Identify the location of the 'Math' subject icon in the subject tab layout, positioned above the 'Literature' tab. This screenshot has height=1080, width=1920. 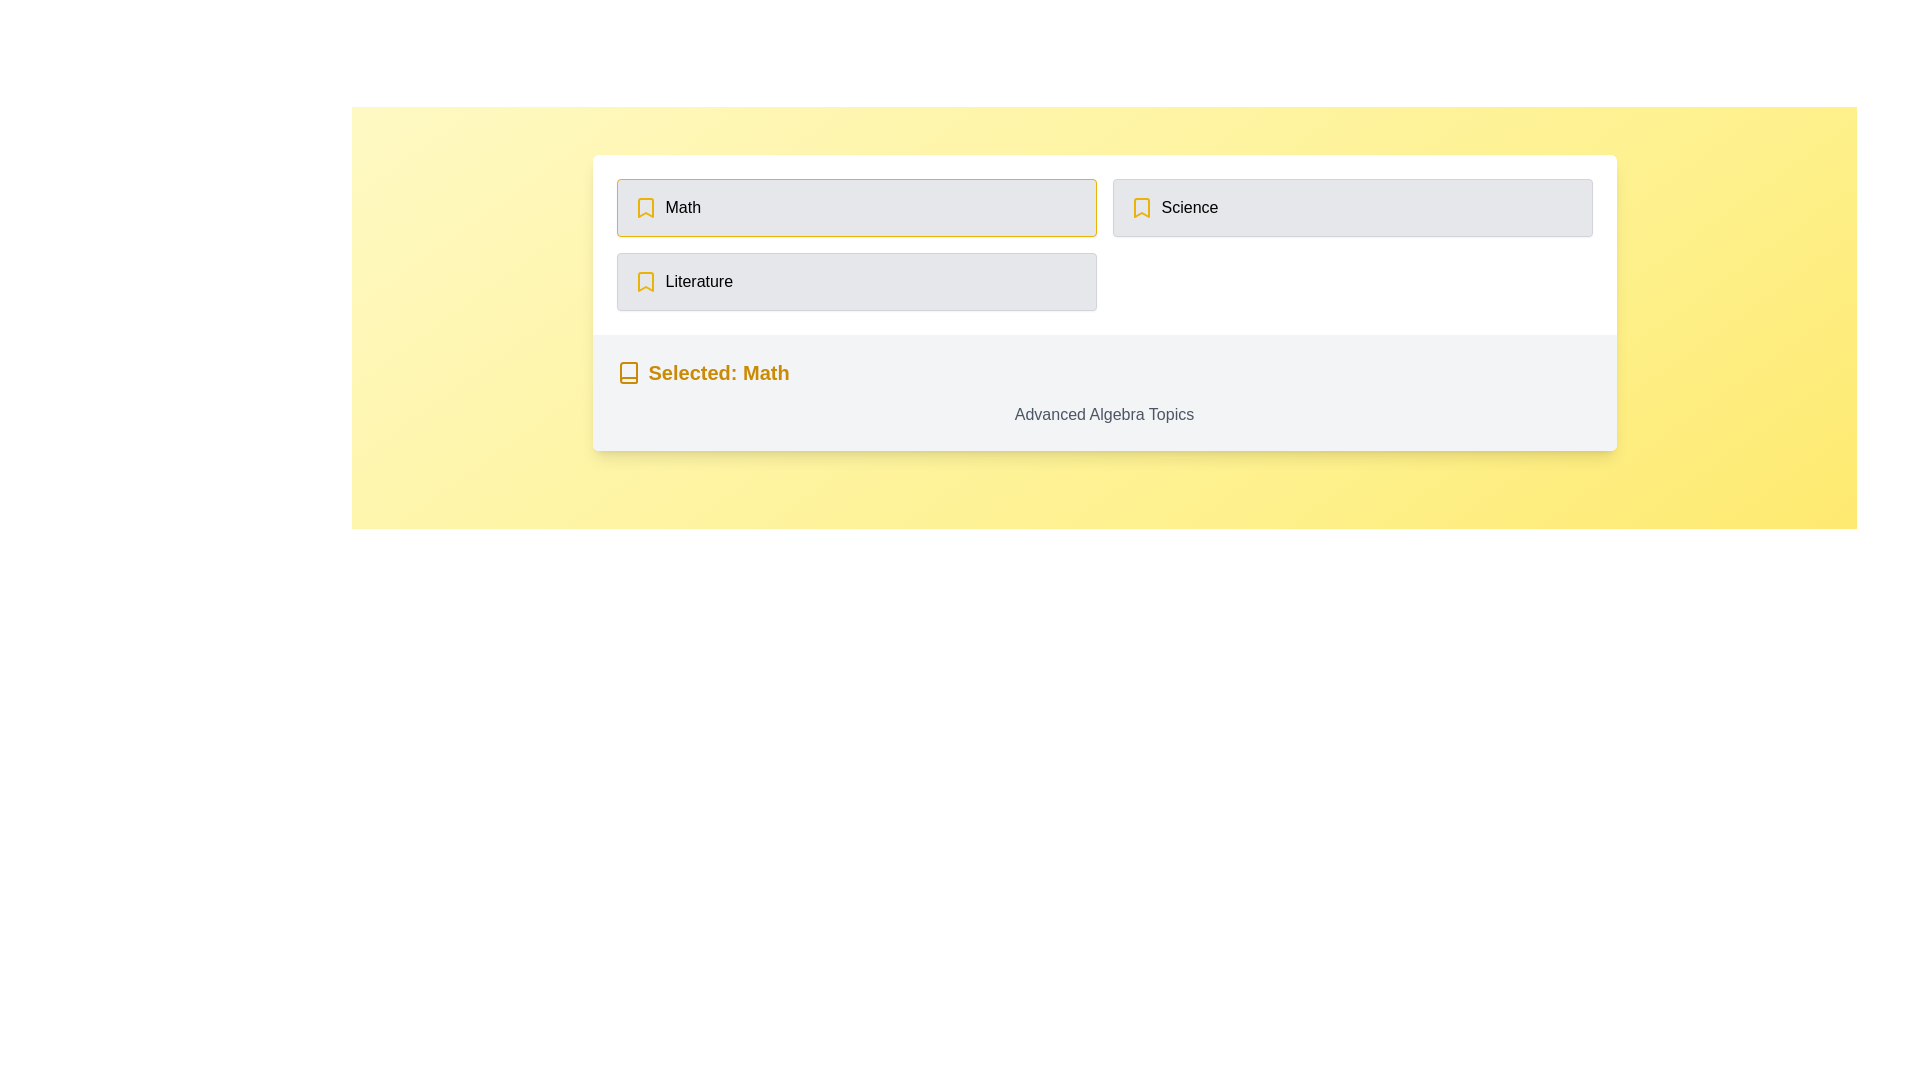
(645, 208).